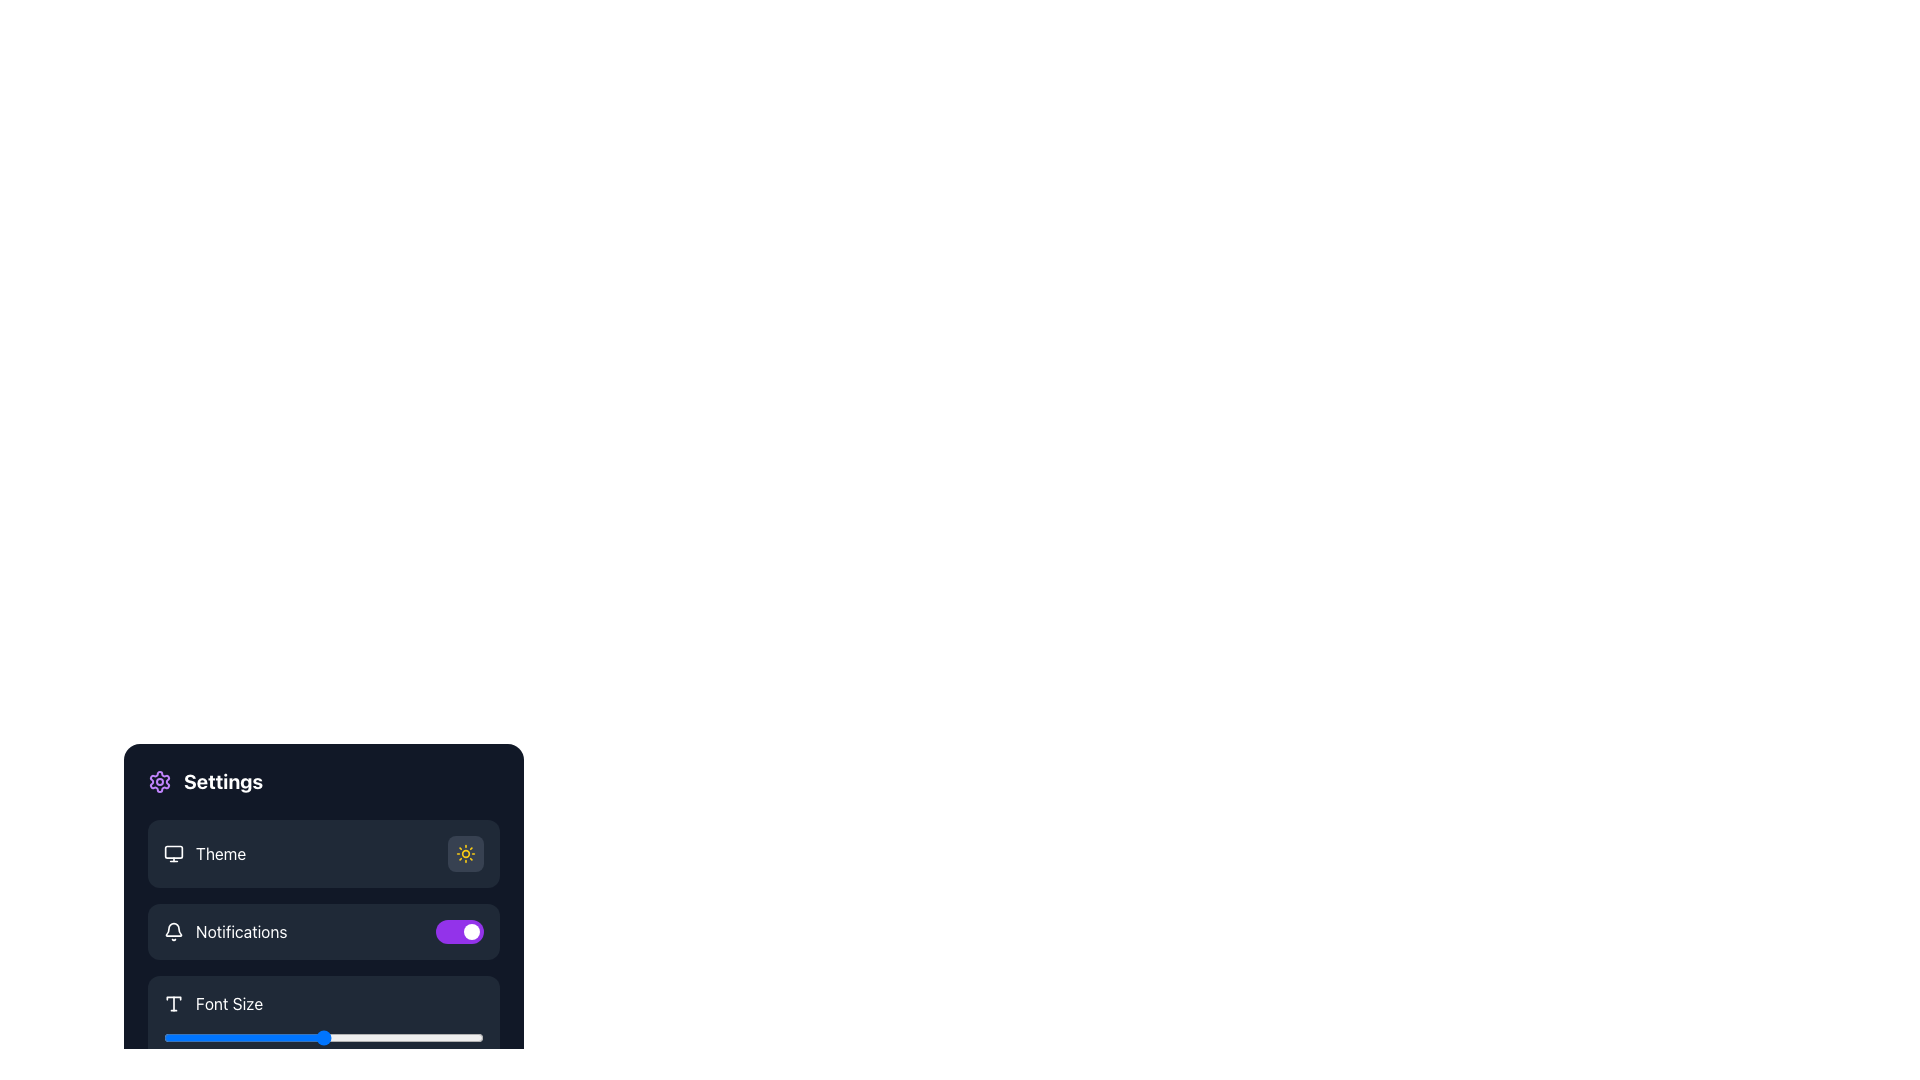 This screenshot has width=1920, height=1080. I want to click on the status icon located at the right end of the 'Theme' row in the settings menu, so click(464, 853).